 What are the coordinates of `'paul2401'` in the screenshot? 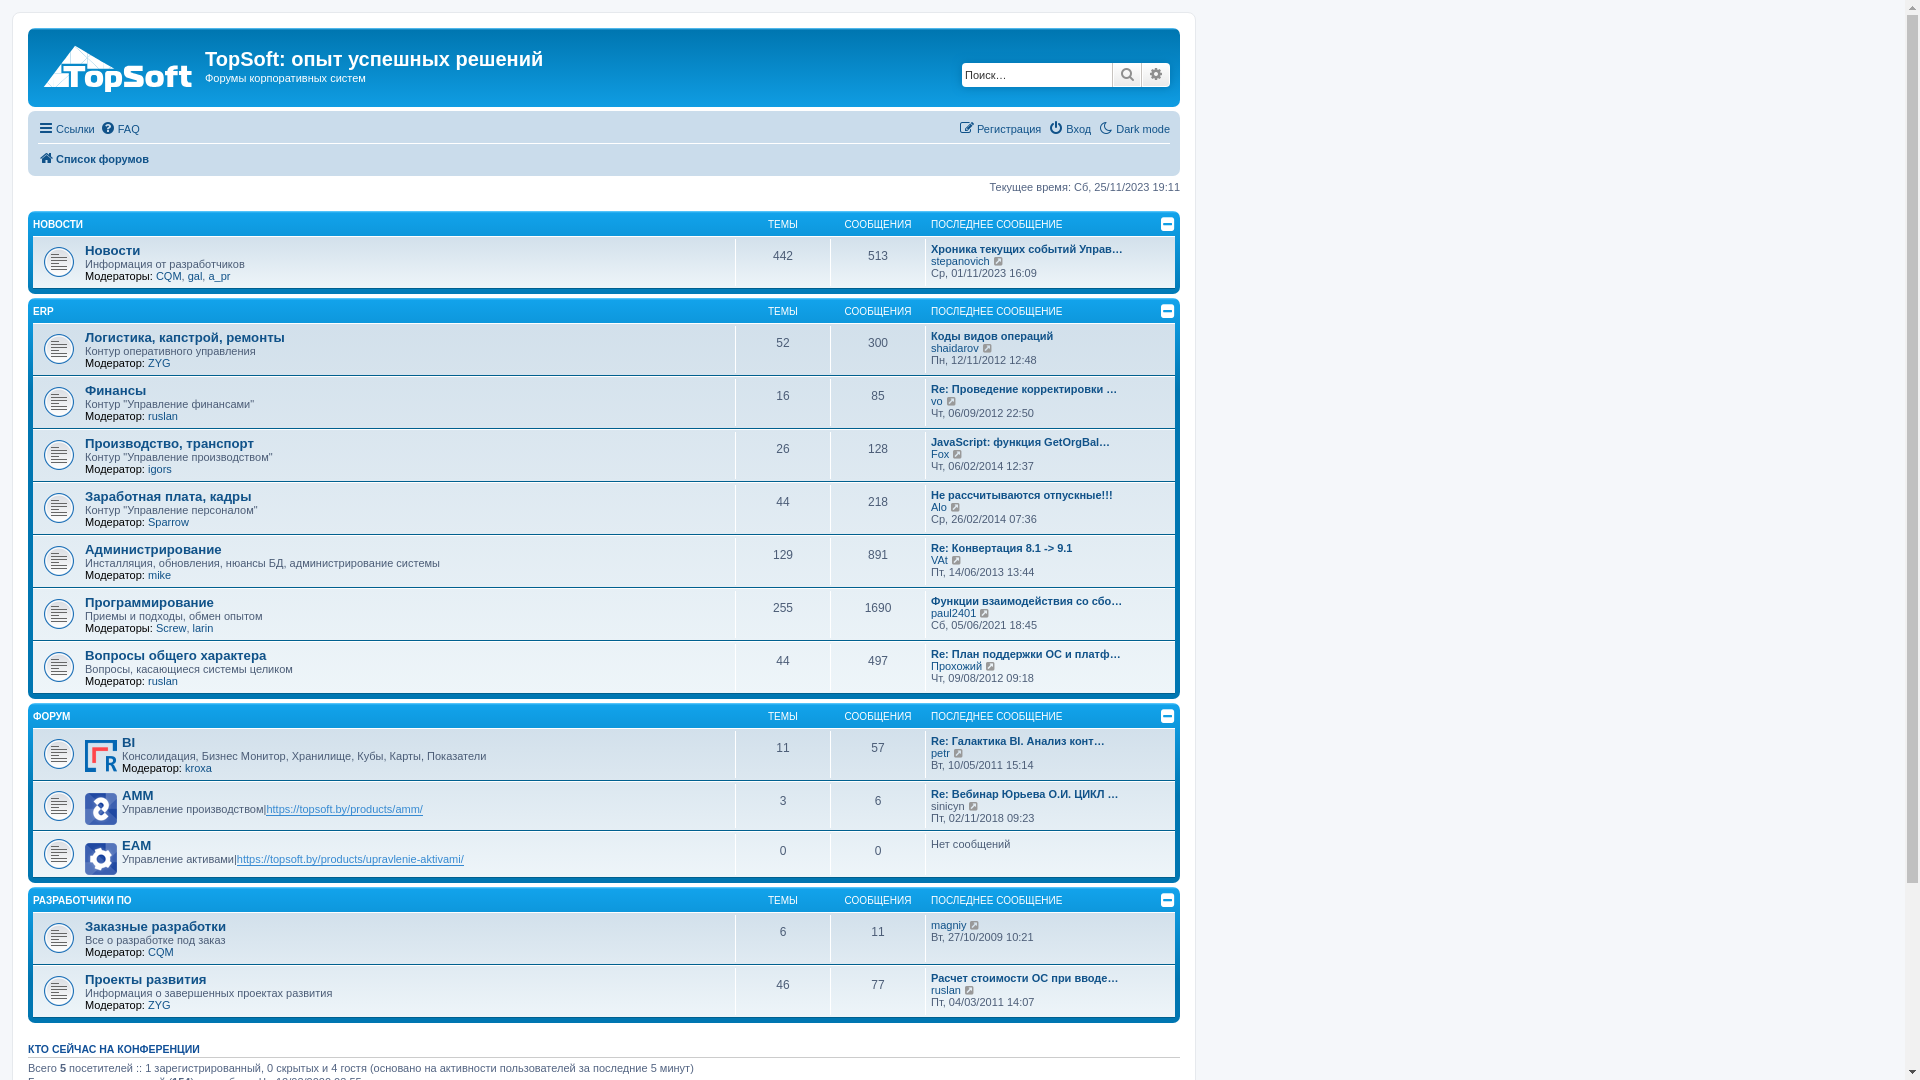 It's located at (952, 612).